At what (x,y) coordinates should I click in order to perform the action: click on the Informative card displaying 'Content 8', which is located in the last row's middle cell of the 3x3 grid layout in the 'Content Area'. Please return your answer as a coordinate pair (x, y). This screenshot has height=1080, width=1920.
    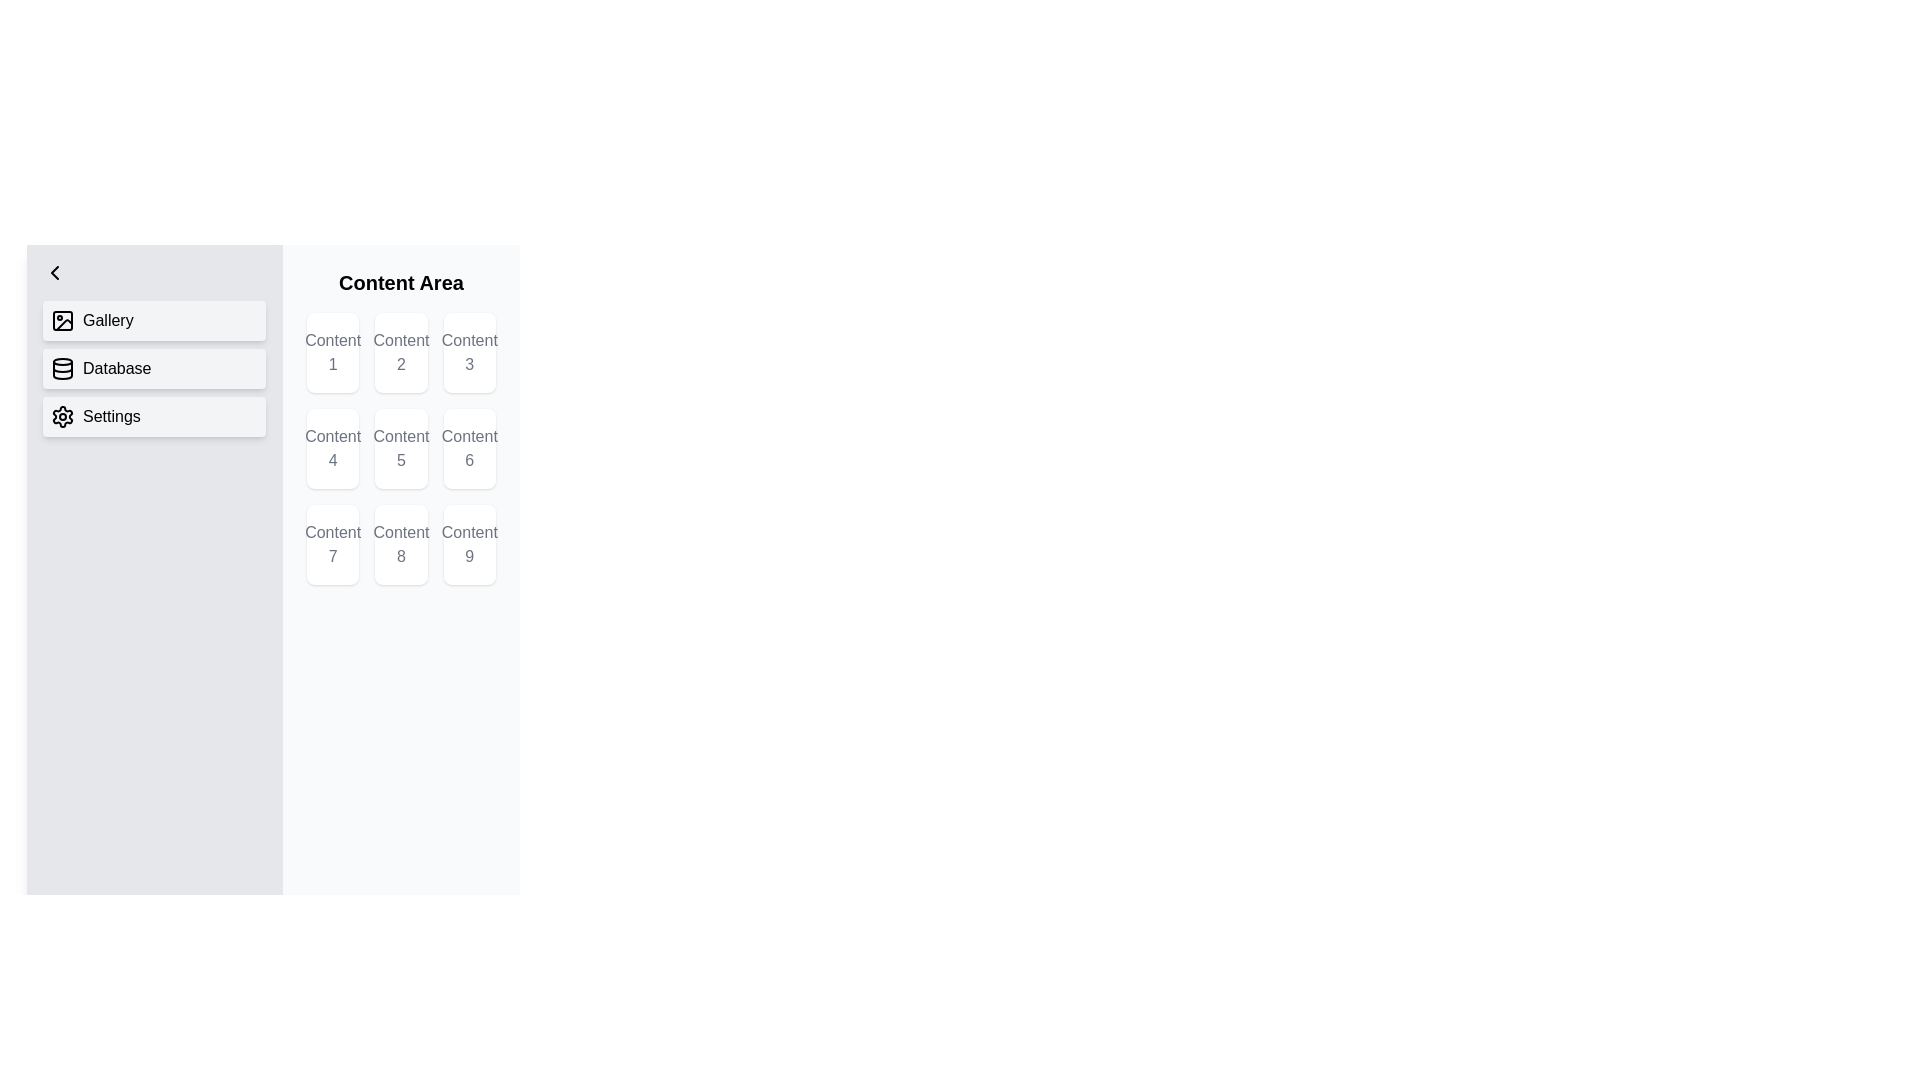
    Looking at the image, I should click on (400, 544).